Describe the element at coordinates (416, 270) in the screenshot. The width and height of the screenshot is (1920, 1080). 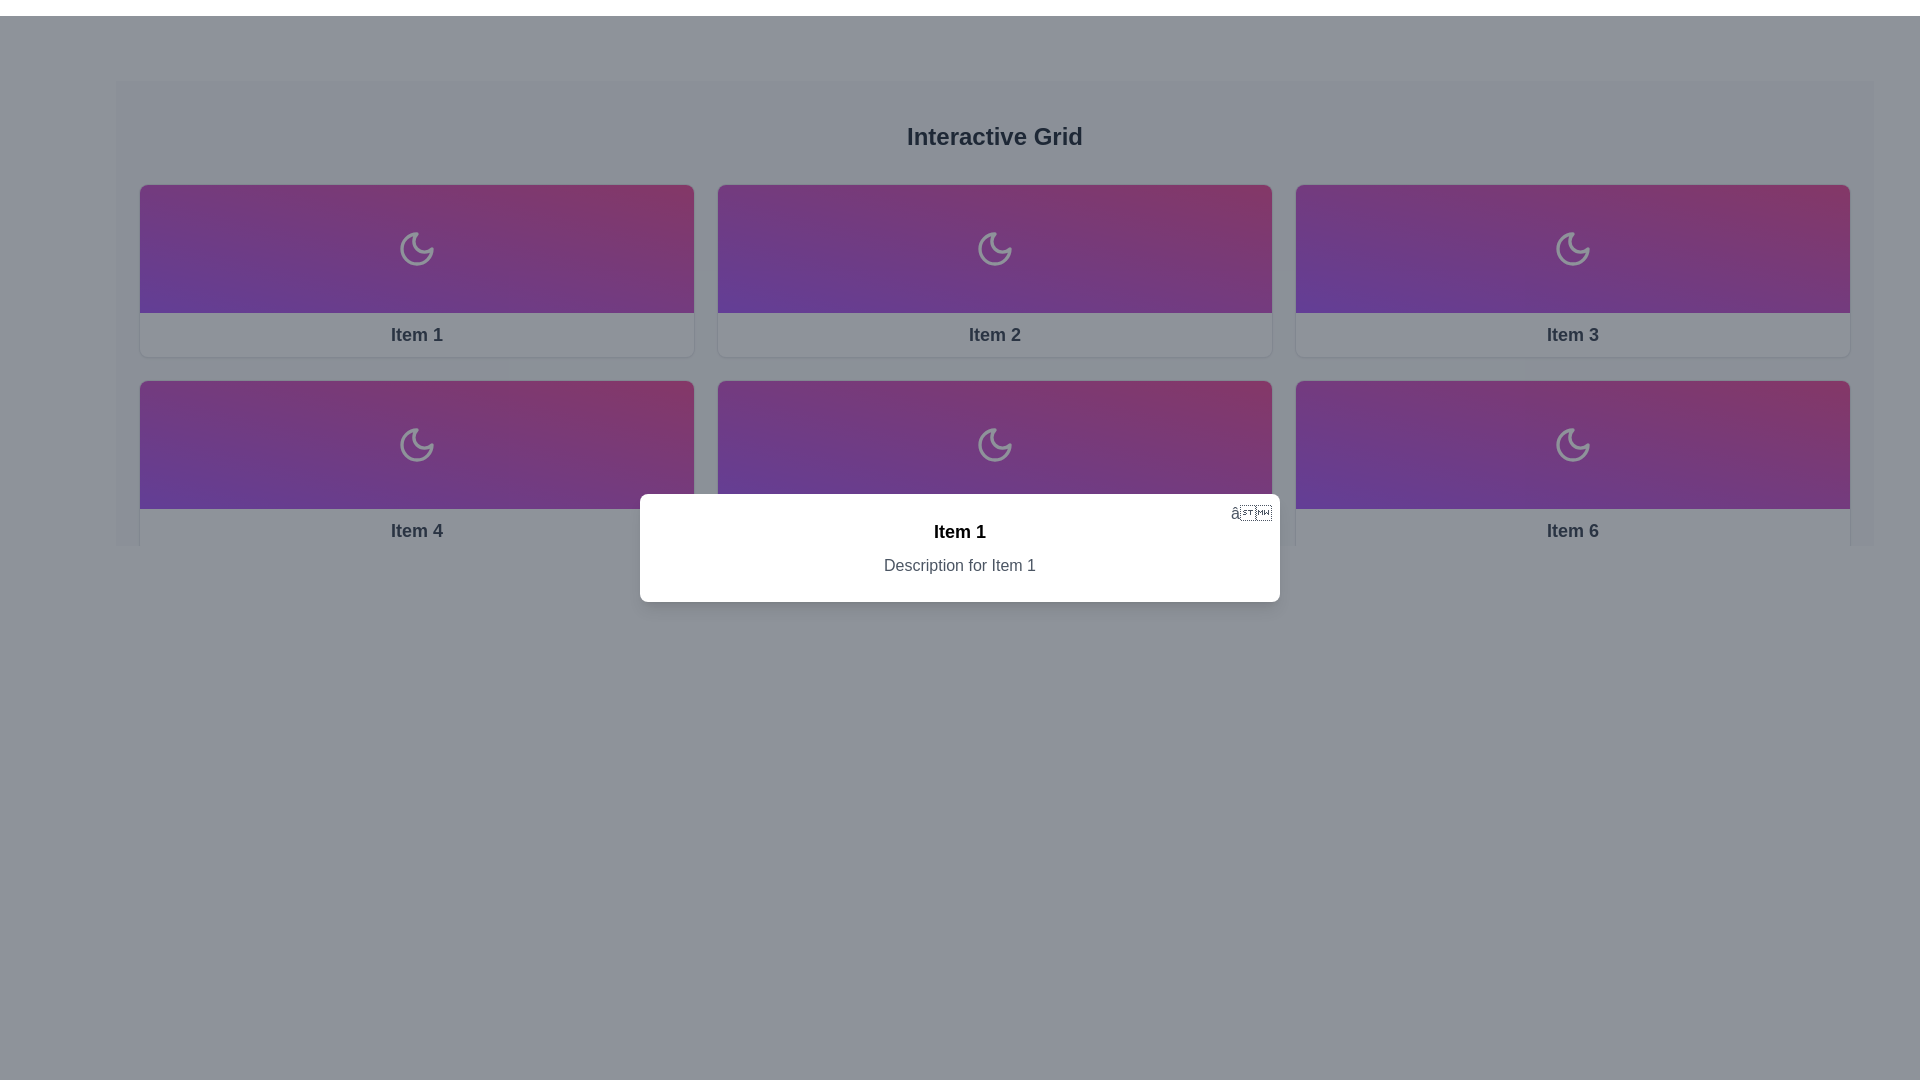
I see `the interactive card located in the top-left corner of the grid layout` at that location.